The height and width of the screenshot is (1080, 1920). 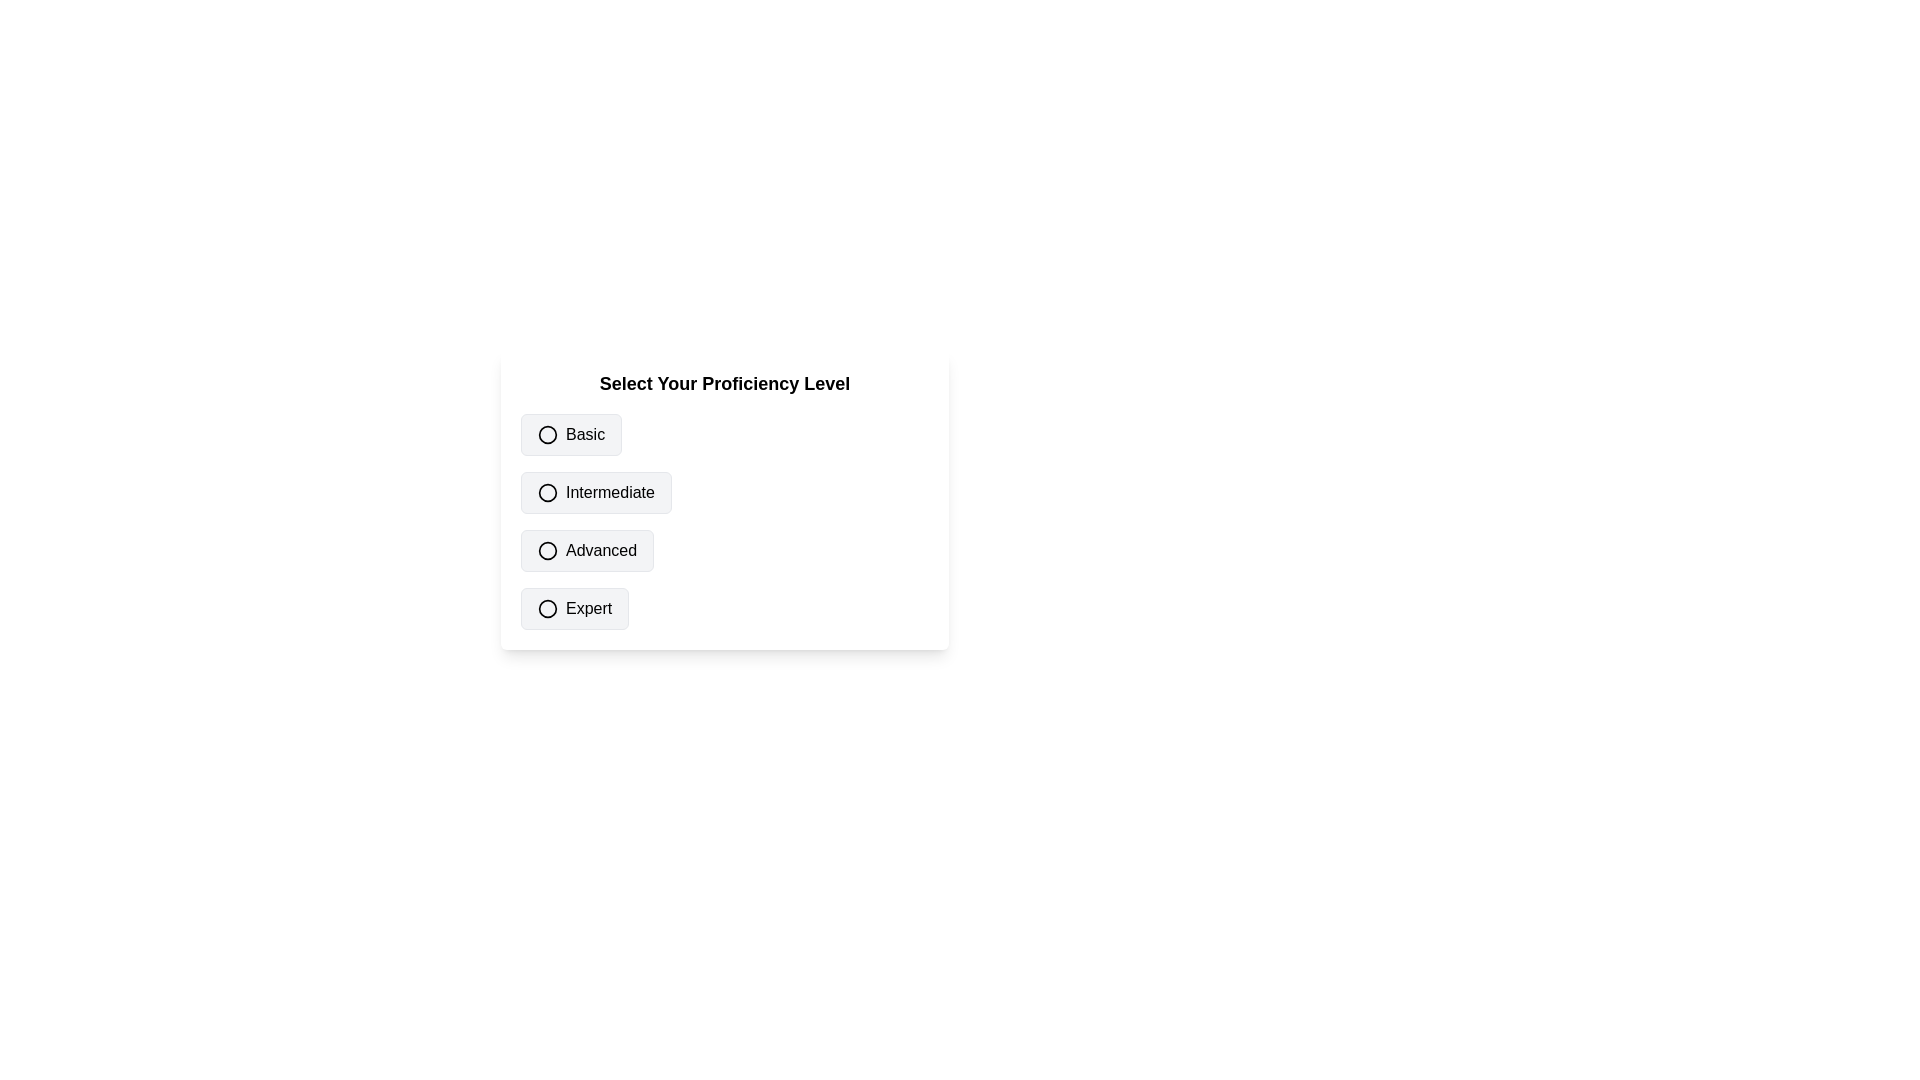 I want to click on the unselected radio button next to the 'Intermediate' label, so click(x=547, y=493).